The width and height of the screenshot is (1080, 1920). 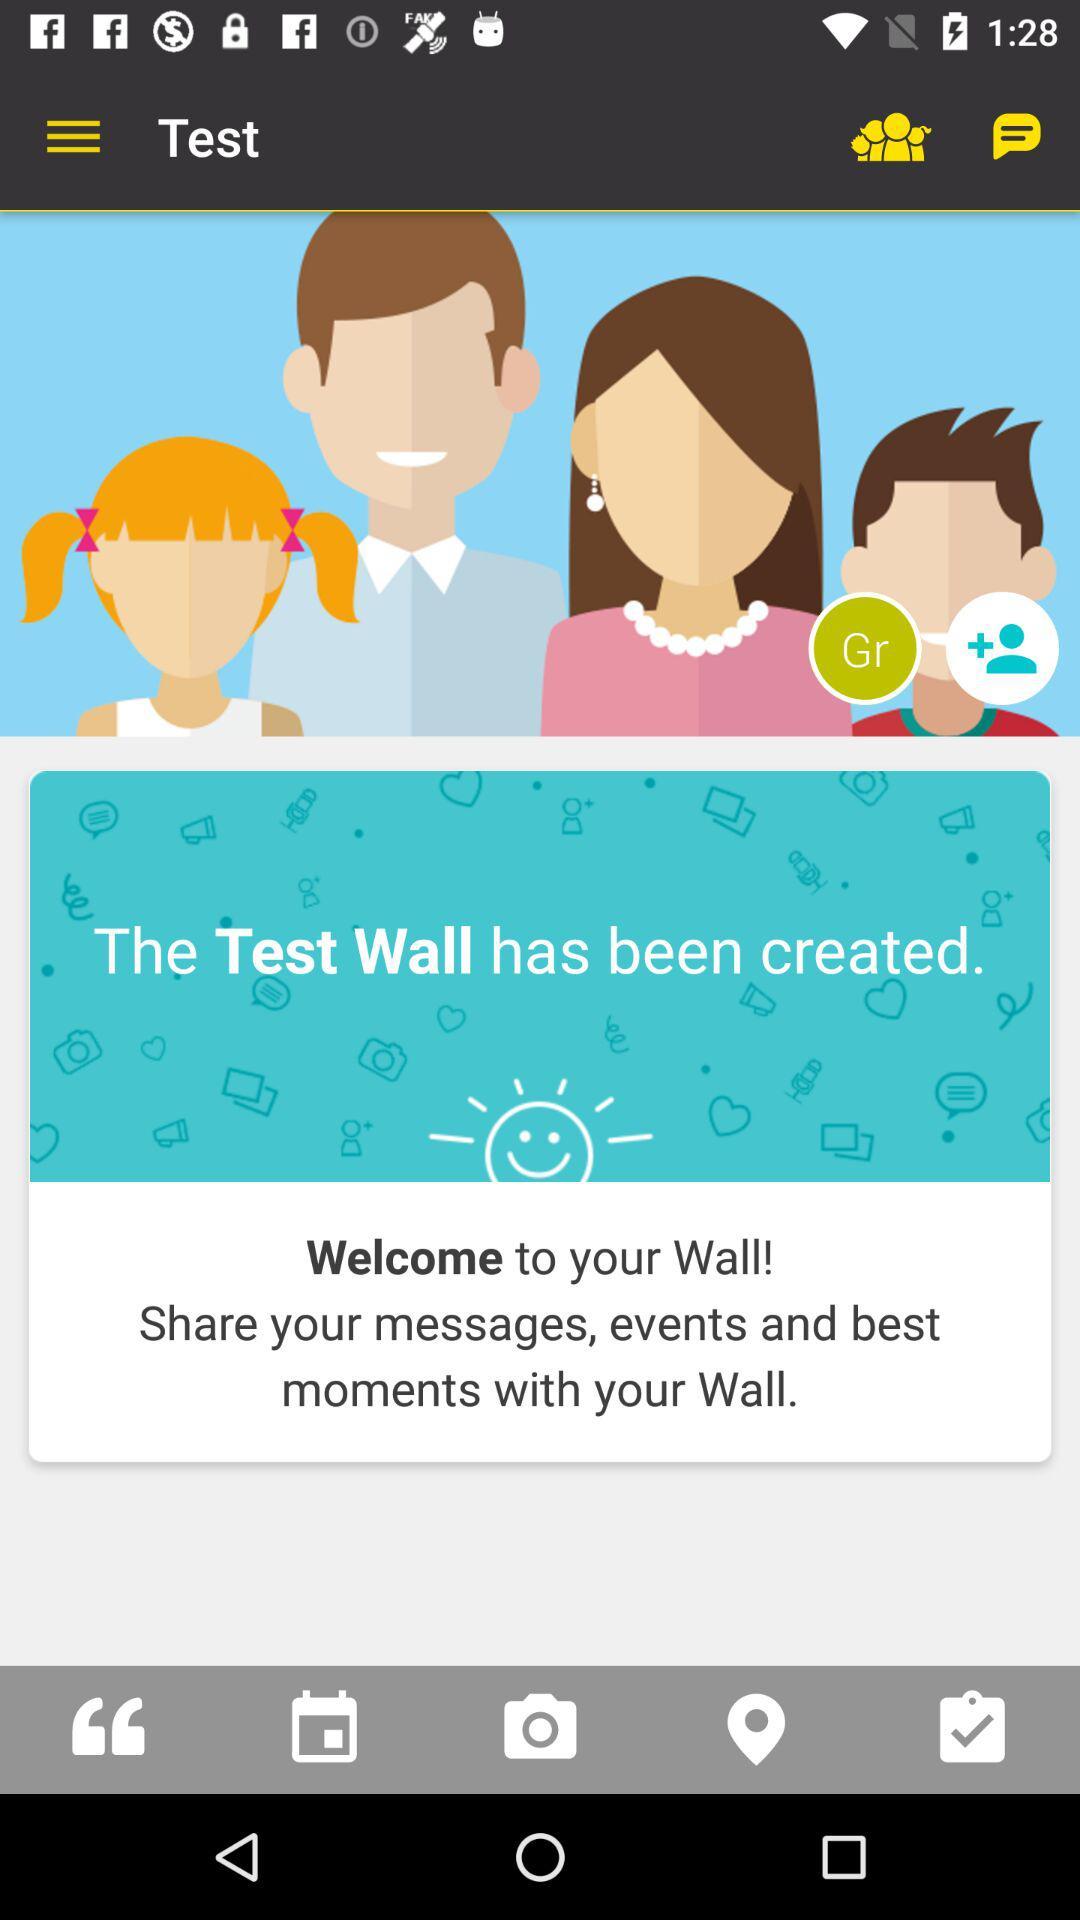 What do you see at coordinates (540, 473) in the screenshot?
I see `profile` at bounding box center [540, 473].